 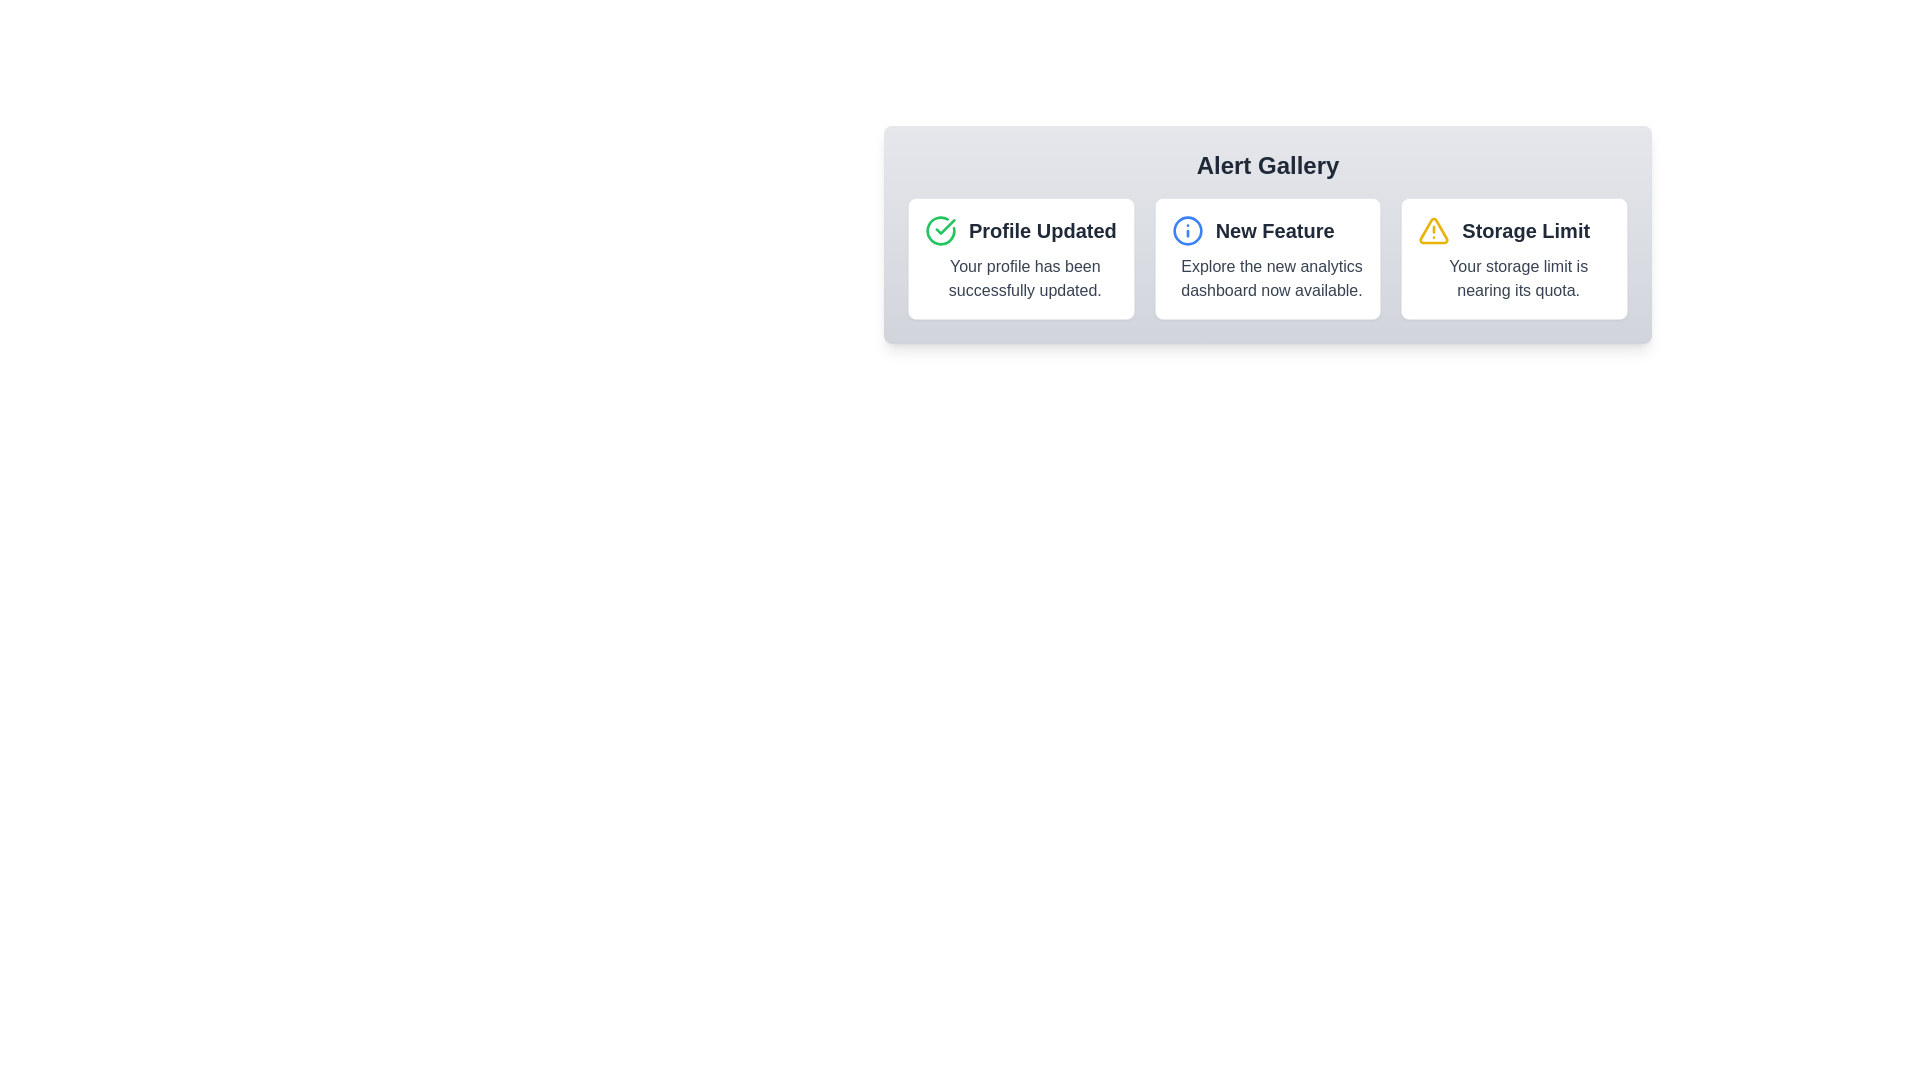 I want to click on the text label displaying 'Profile Updated', which is located under the header 'Alert Gallery' and is positioned to the right of a green check mark icon, so click(x=1041, y=230).